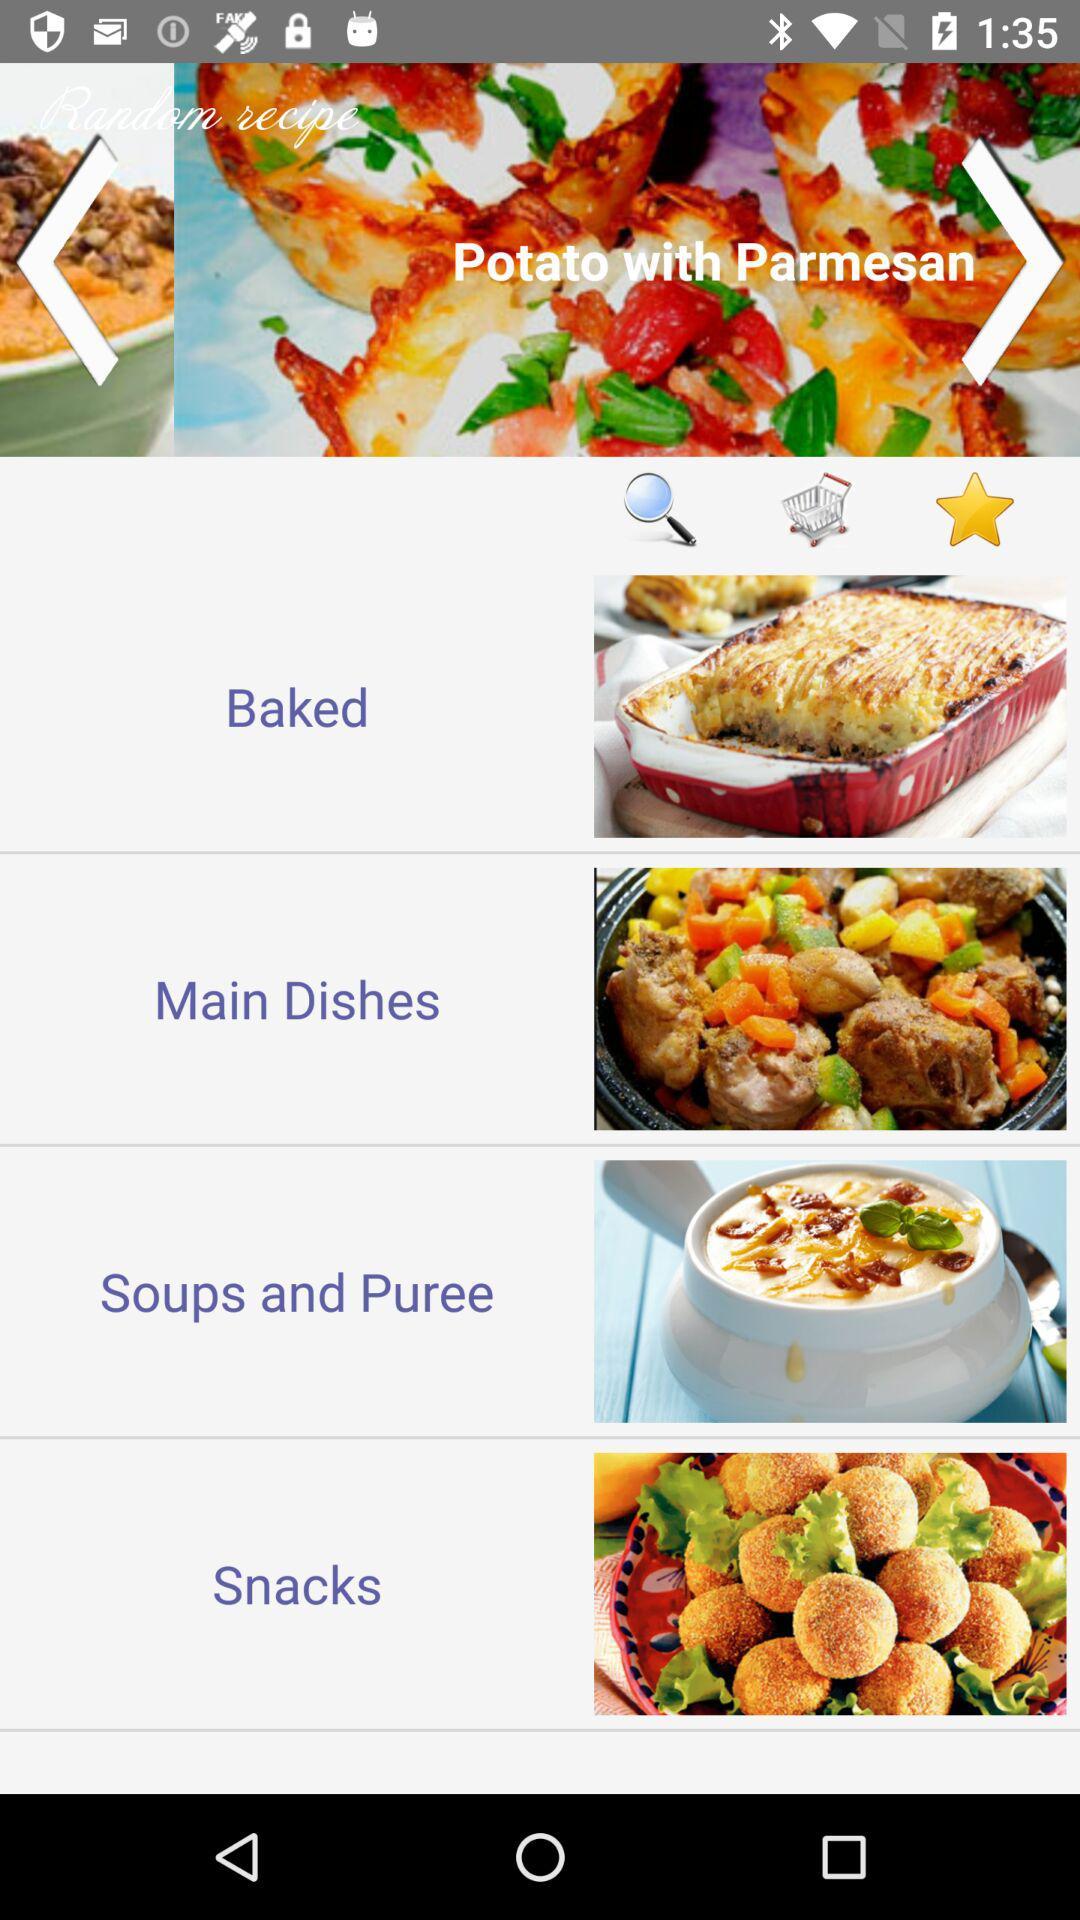 The height and width of the screenshot is (1920, 1080). What do you see at coordinates (974, 509) in the screenshot?
I see `to favourites` at bounding box center [974, 509].